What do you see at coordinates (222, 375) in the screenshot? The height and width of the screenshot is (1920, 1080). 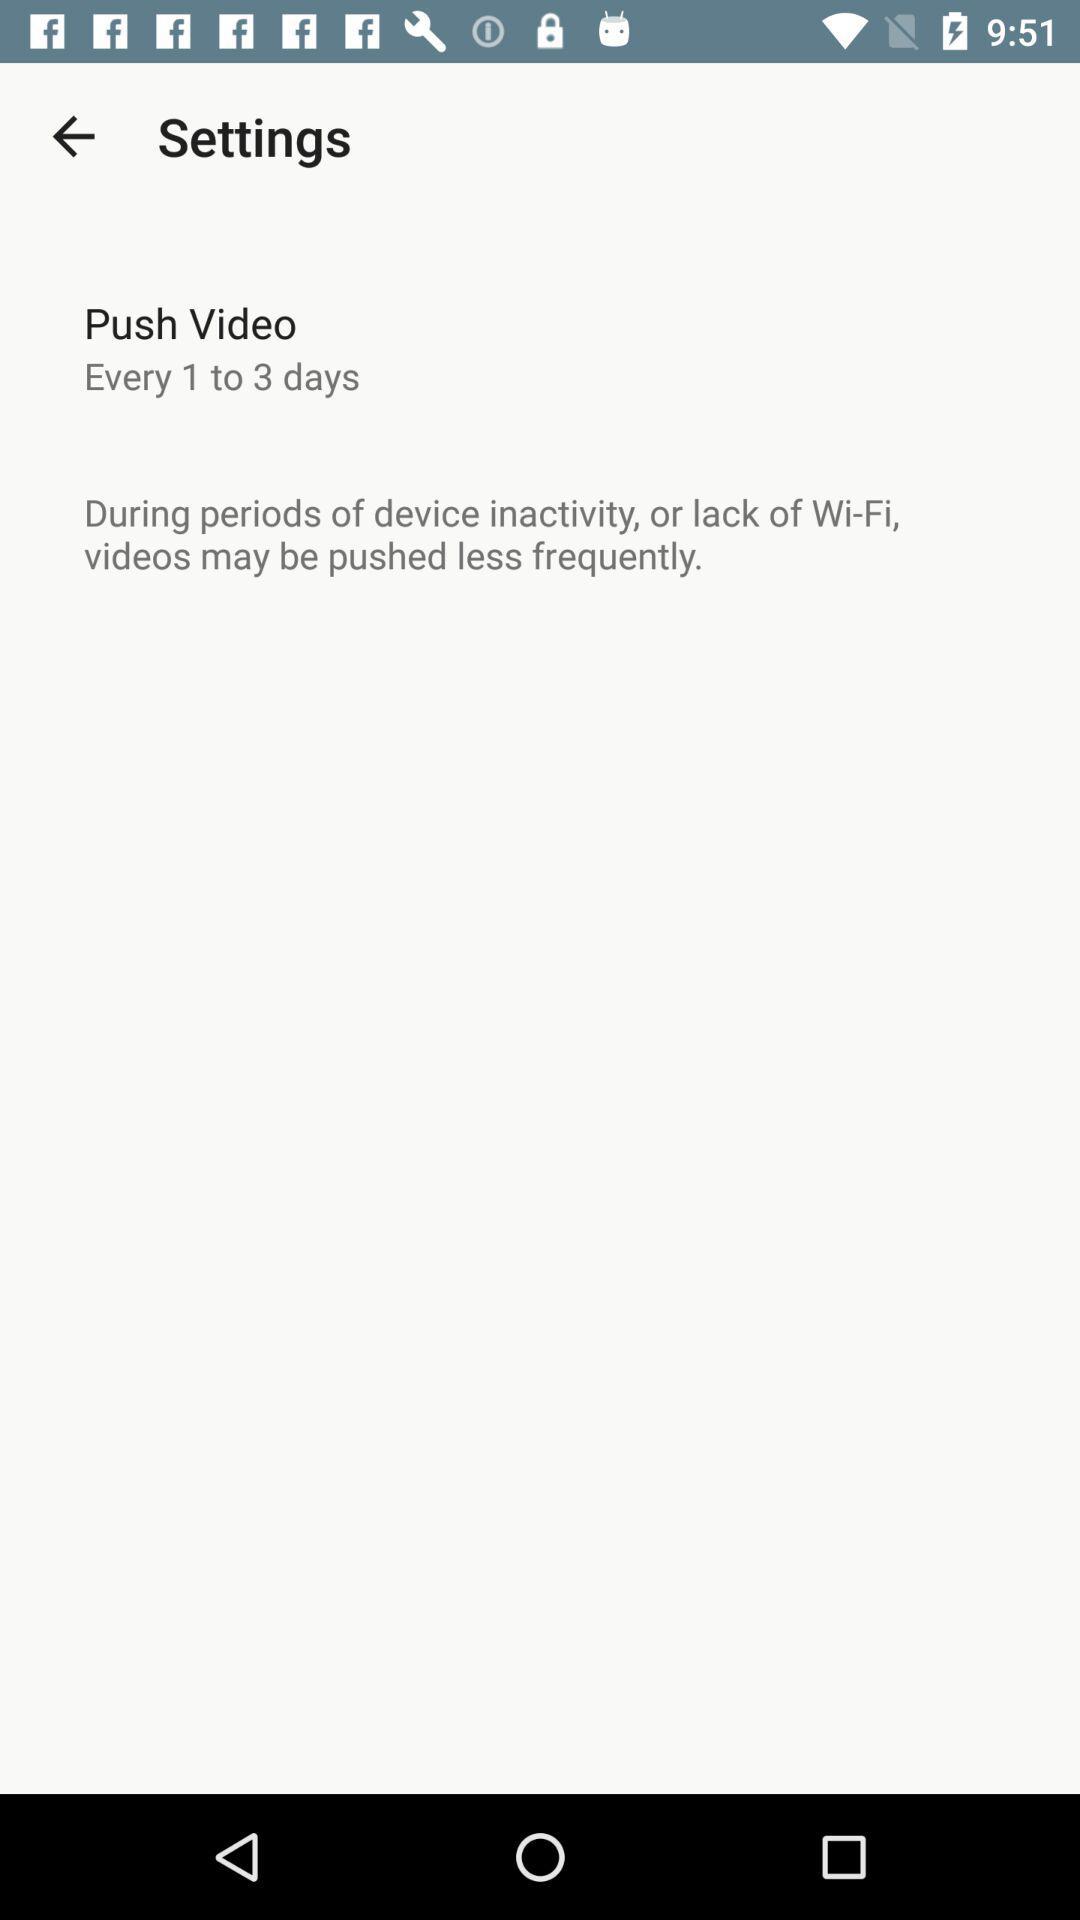 I see `item below push video` at bounding box center [222, 375].